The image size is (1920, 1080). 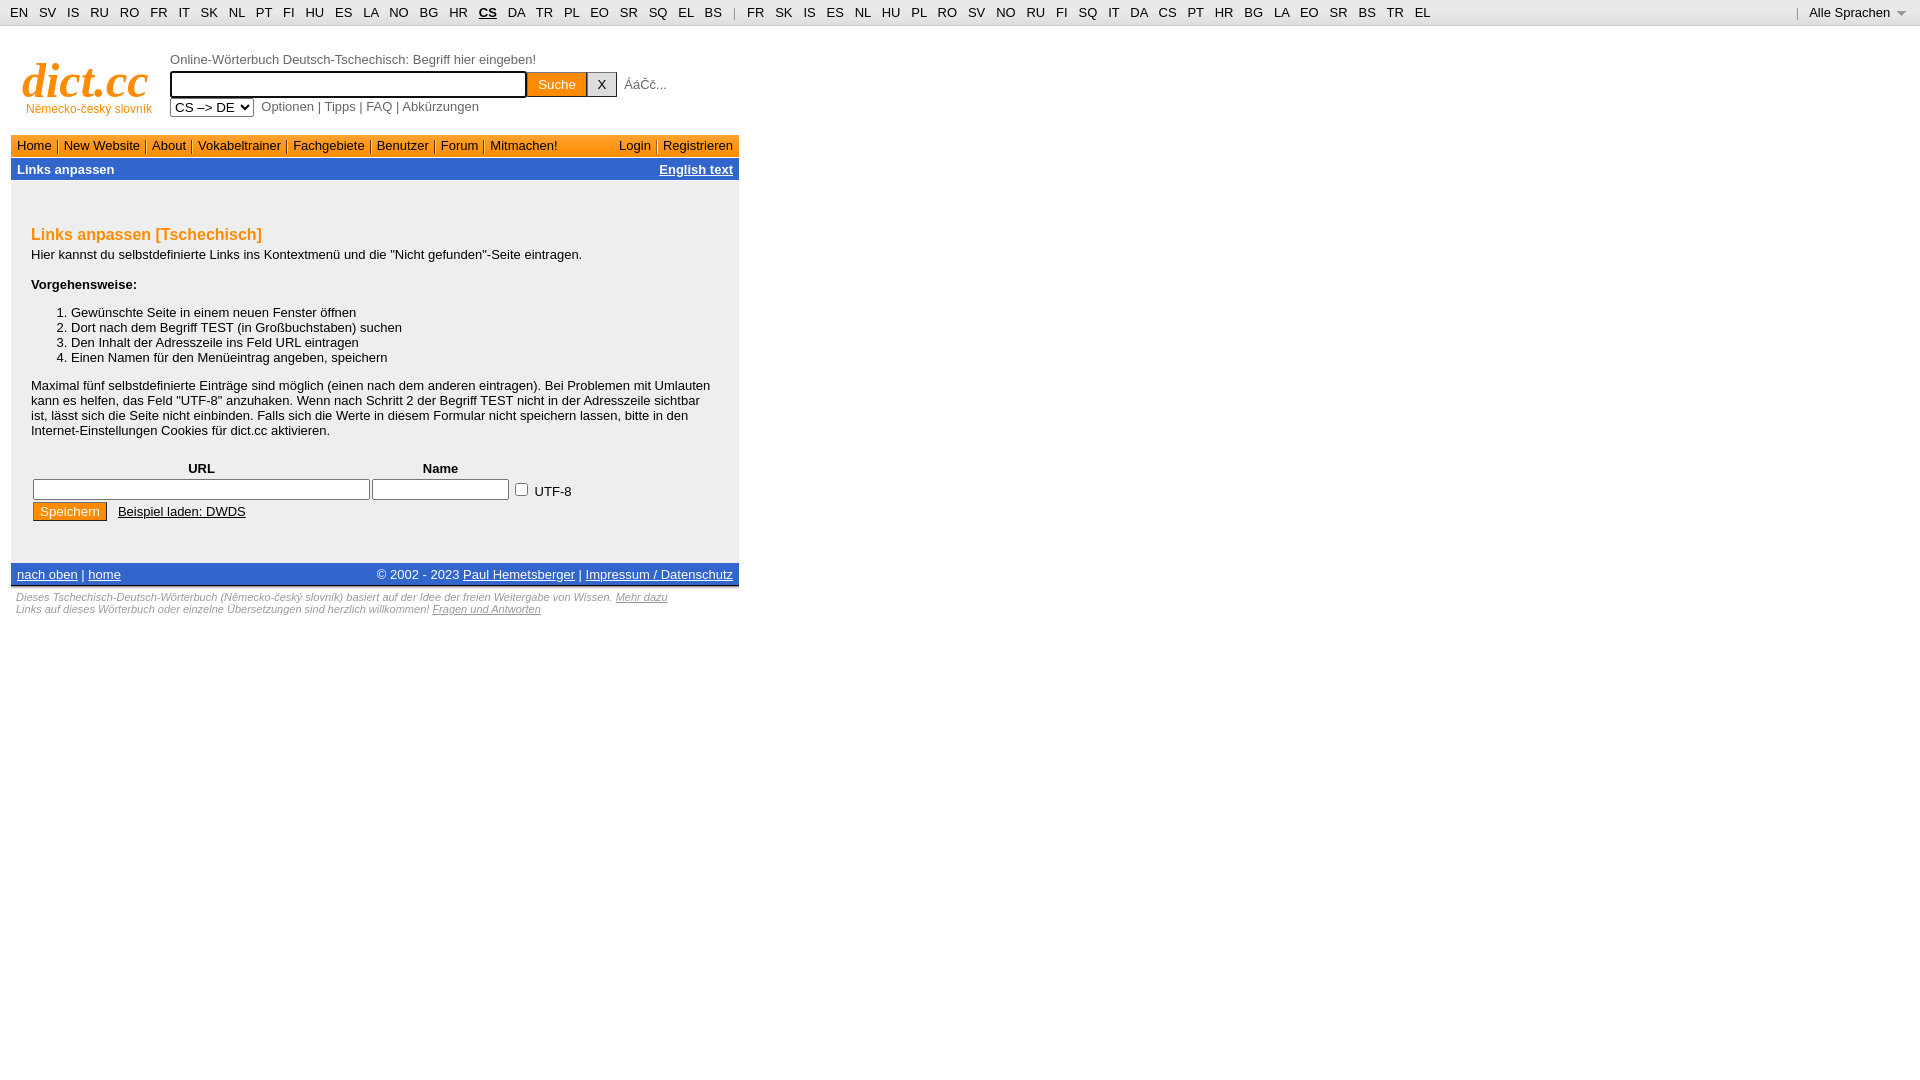 What do you see at coordinates (746, 12) in the screenshot?
I see `'FR'` at bounding box center [746, 12].